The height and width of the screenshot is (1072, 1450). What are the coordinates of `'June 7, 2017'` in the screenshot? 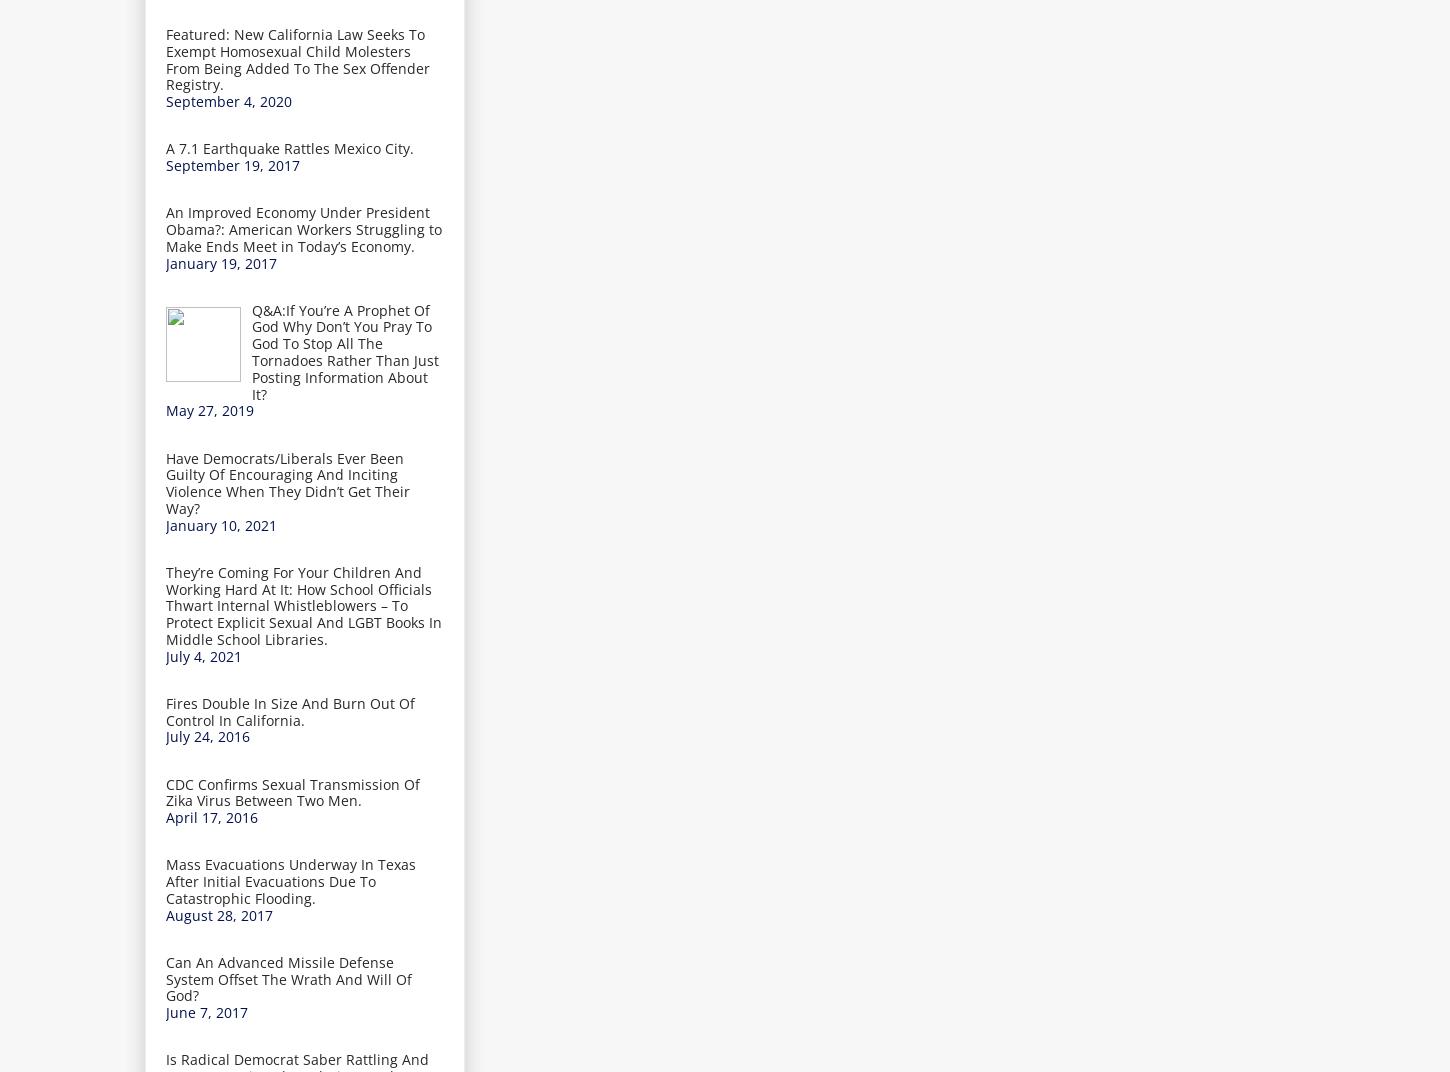 It's located at (206, 1012).